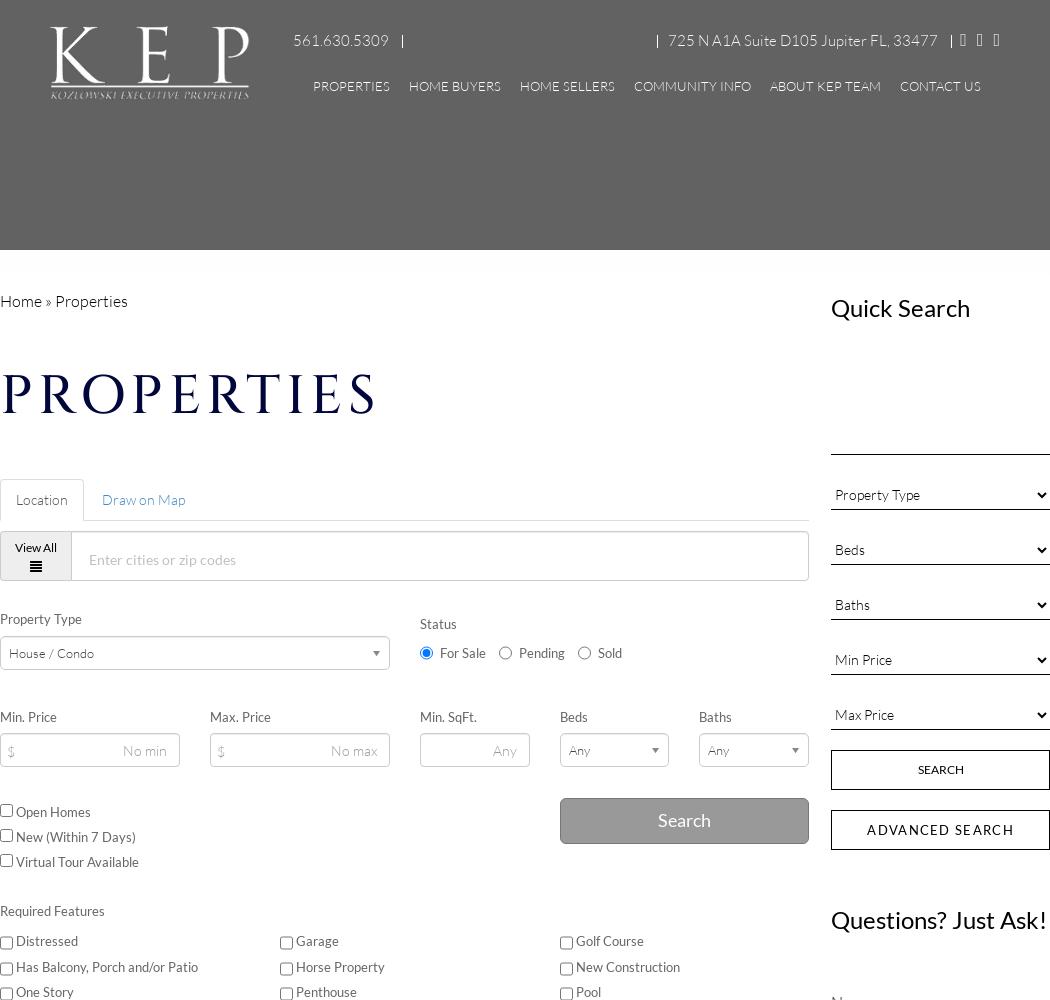 The width and height of the screenshot is (1050, 1000). I want to click on 'Loan Pre-Qualification', so click(514, 375).